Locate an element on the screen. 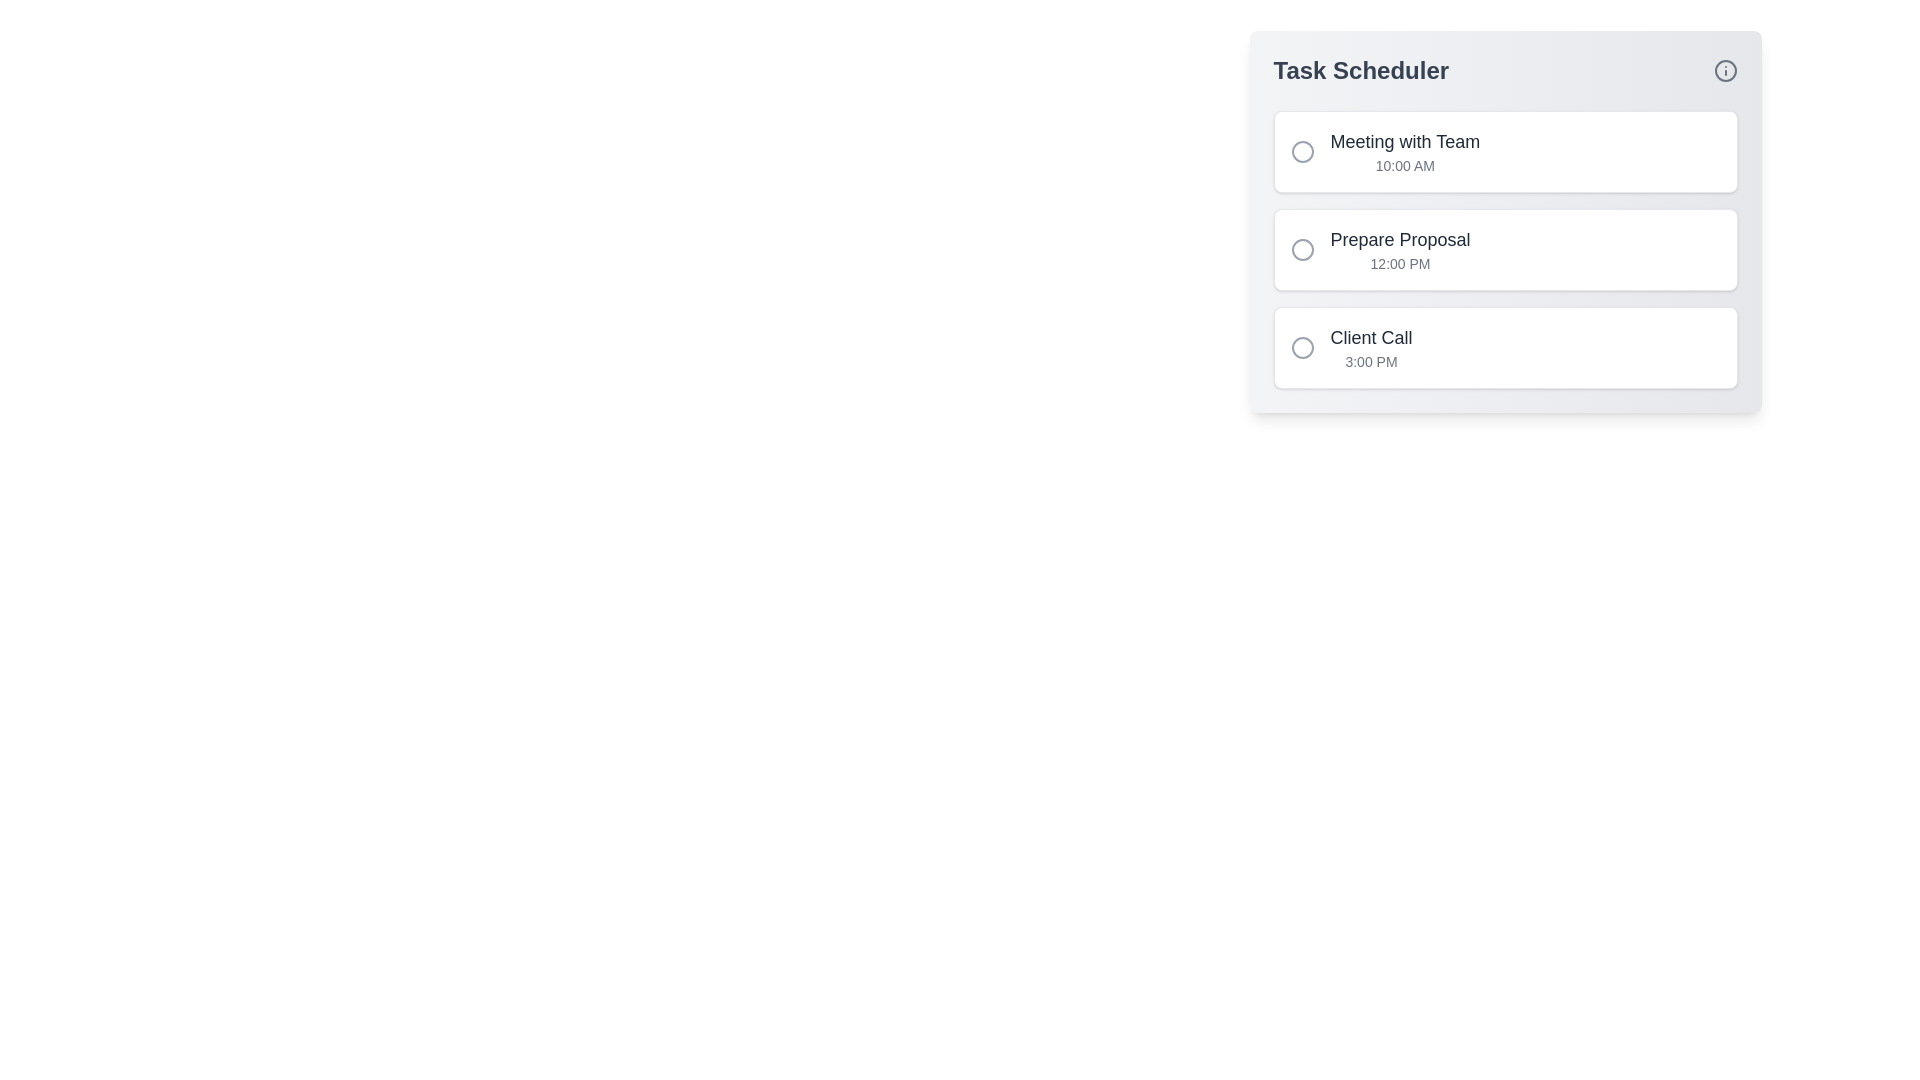 The height and width of the screenshot is (1080, 1920). the info icon to interact with it is located at coordinates (1724, 69).